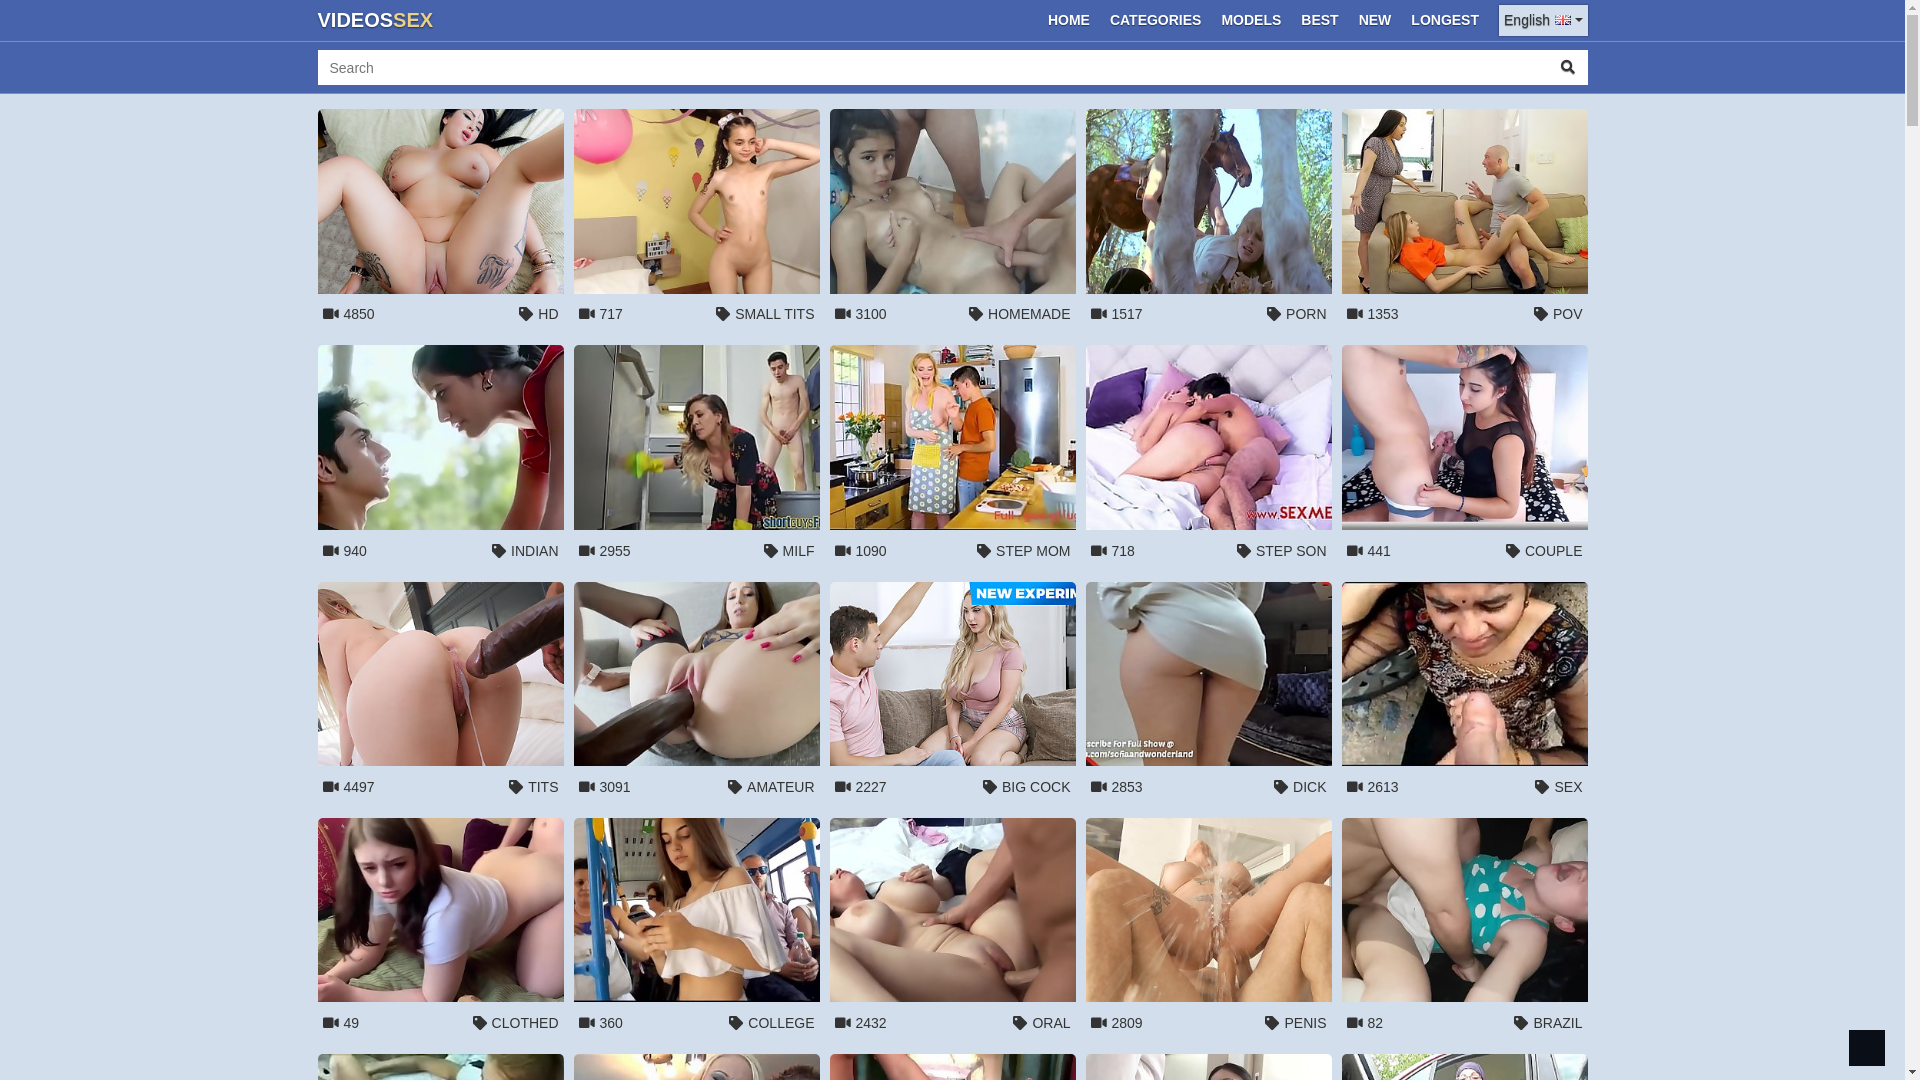 This screenshot has height=1080, width=1920. What do you see at coordinates (1208, 458) in the screenshot?
I see `'718` at bounding box center [1208, 458].